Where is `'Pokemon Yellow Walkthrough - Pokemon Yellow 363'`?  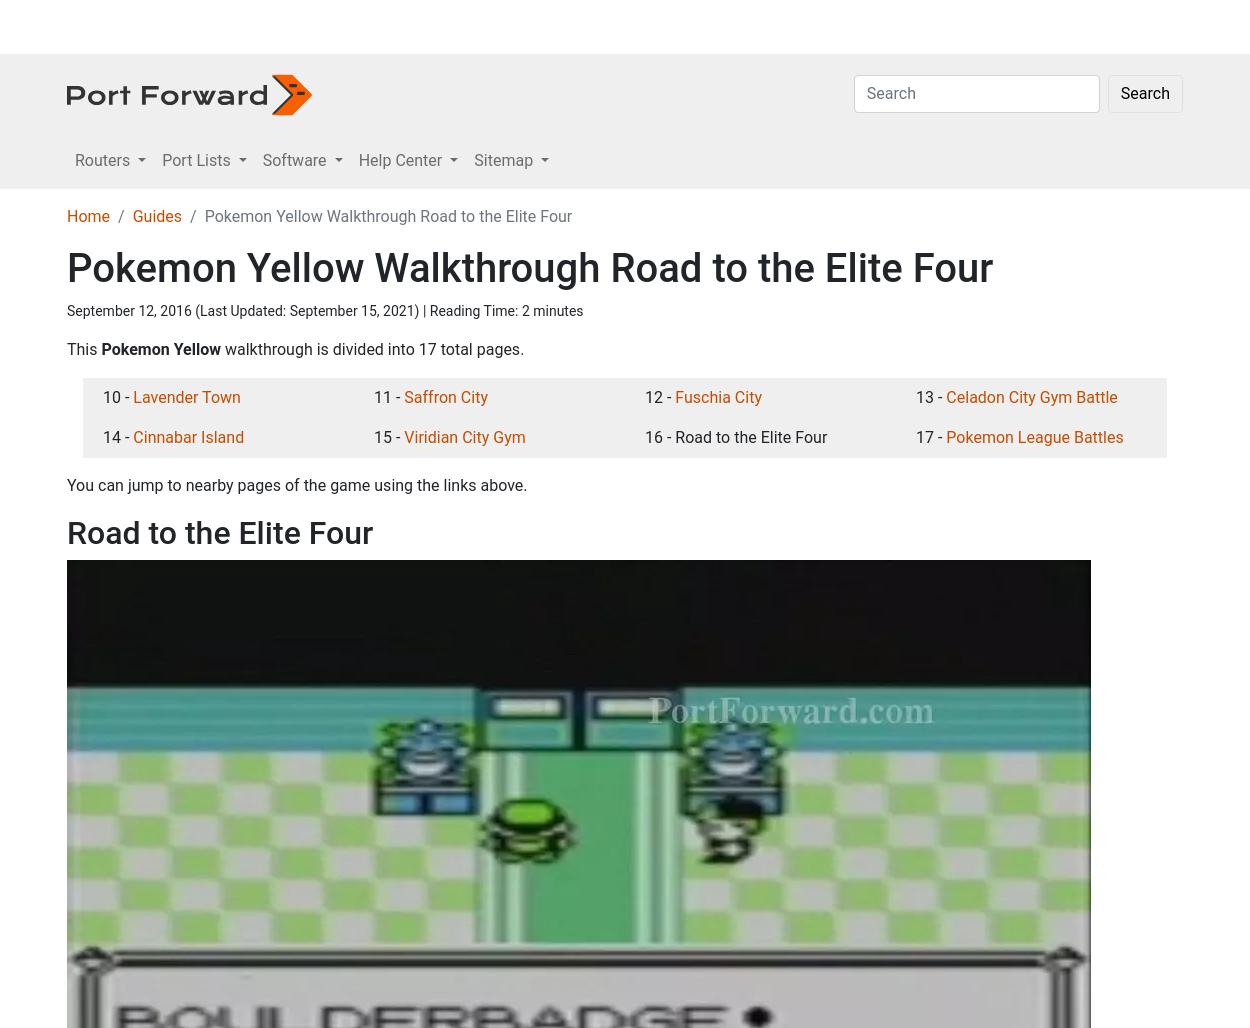
'Pokemon Yellow Walkthrough - Pokemon Yellow 363' is located at coordinates (927, 644).